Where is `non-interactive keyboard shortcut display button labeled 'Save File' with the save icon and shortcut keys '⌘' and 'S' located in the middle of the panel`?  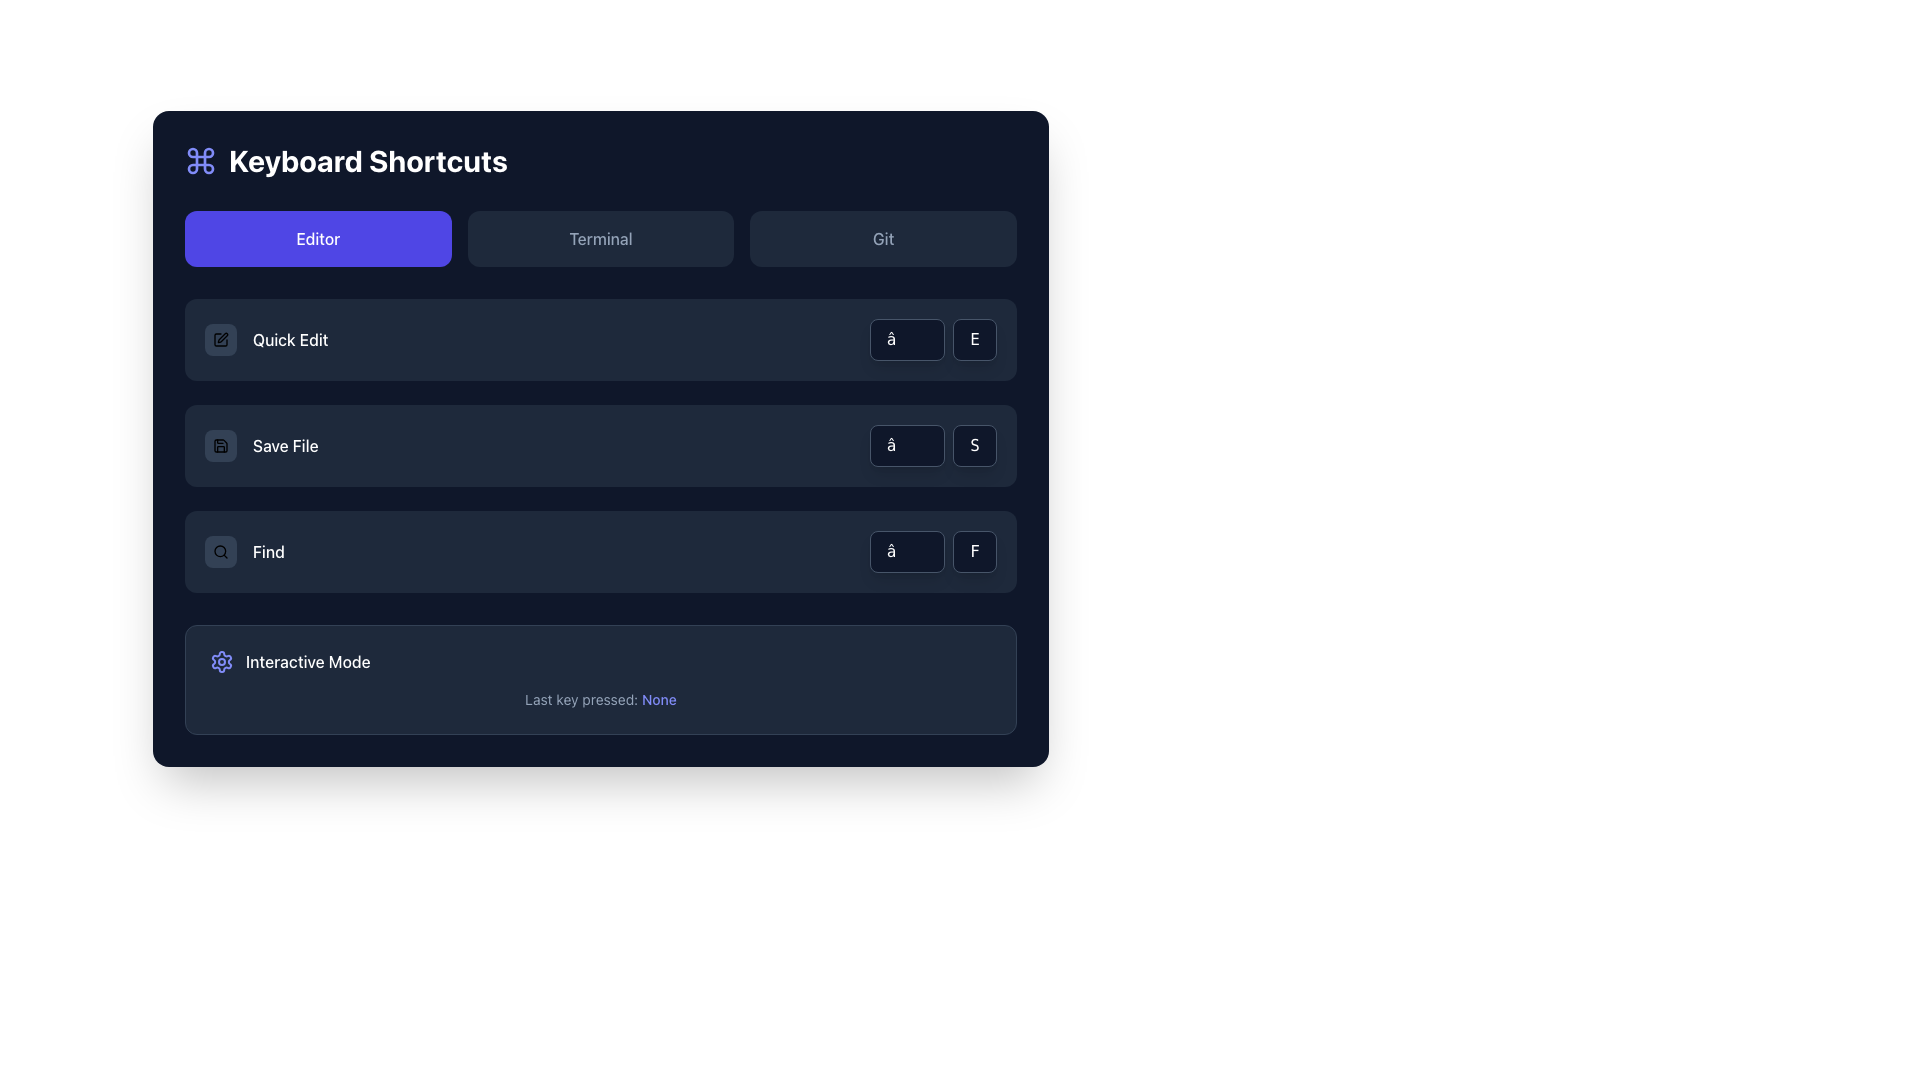
non-interactive keyboard shortcut display button labeled 'Save File' with the save icon and shortcut keys '⌘' and 'S' located in the middle of the panel is located at coordinates (599, 445).